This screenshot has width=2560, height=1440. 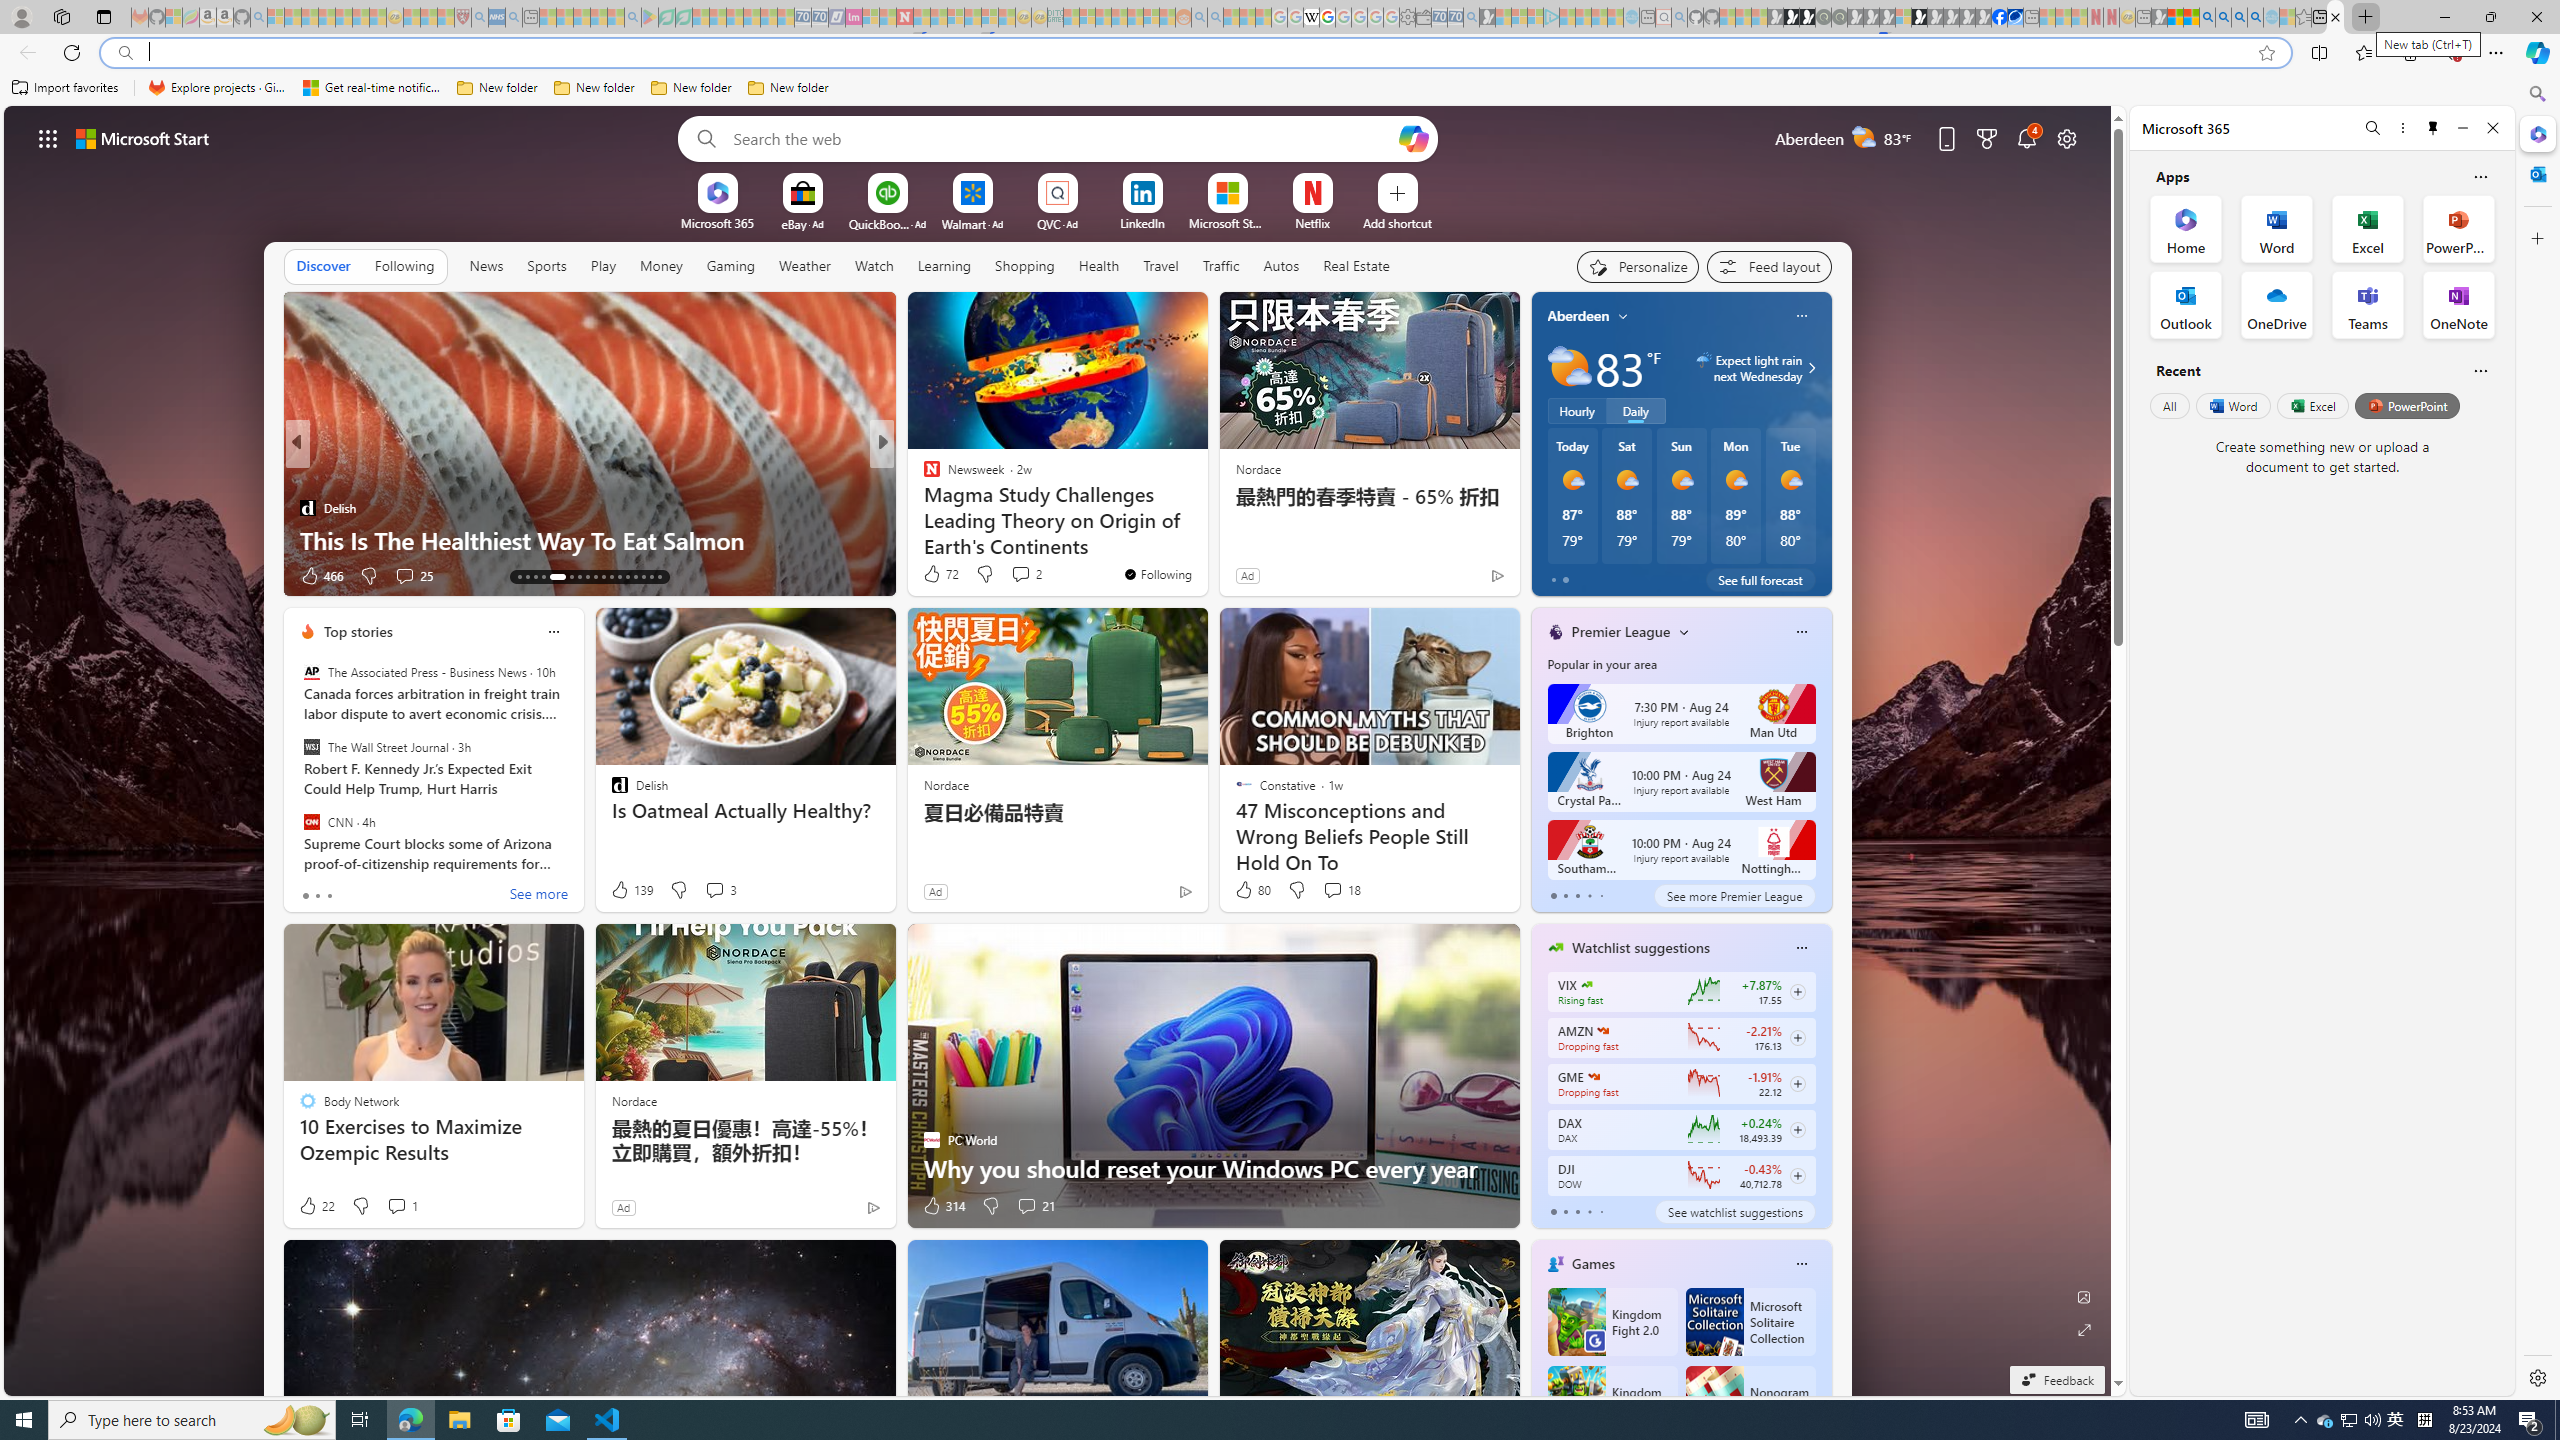 What do you see at coordinates (787, 87) in the screenshot?
I see `'New folder'` at bounding box center [787, 87].